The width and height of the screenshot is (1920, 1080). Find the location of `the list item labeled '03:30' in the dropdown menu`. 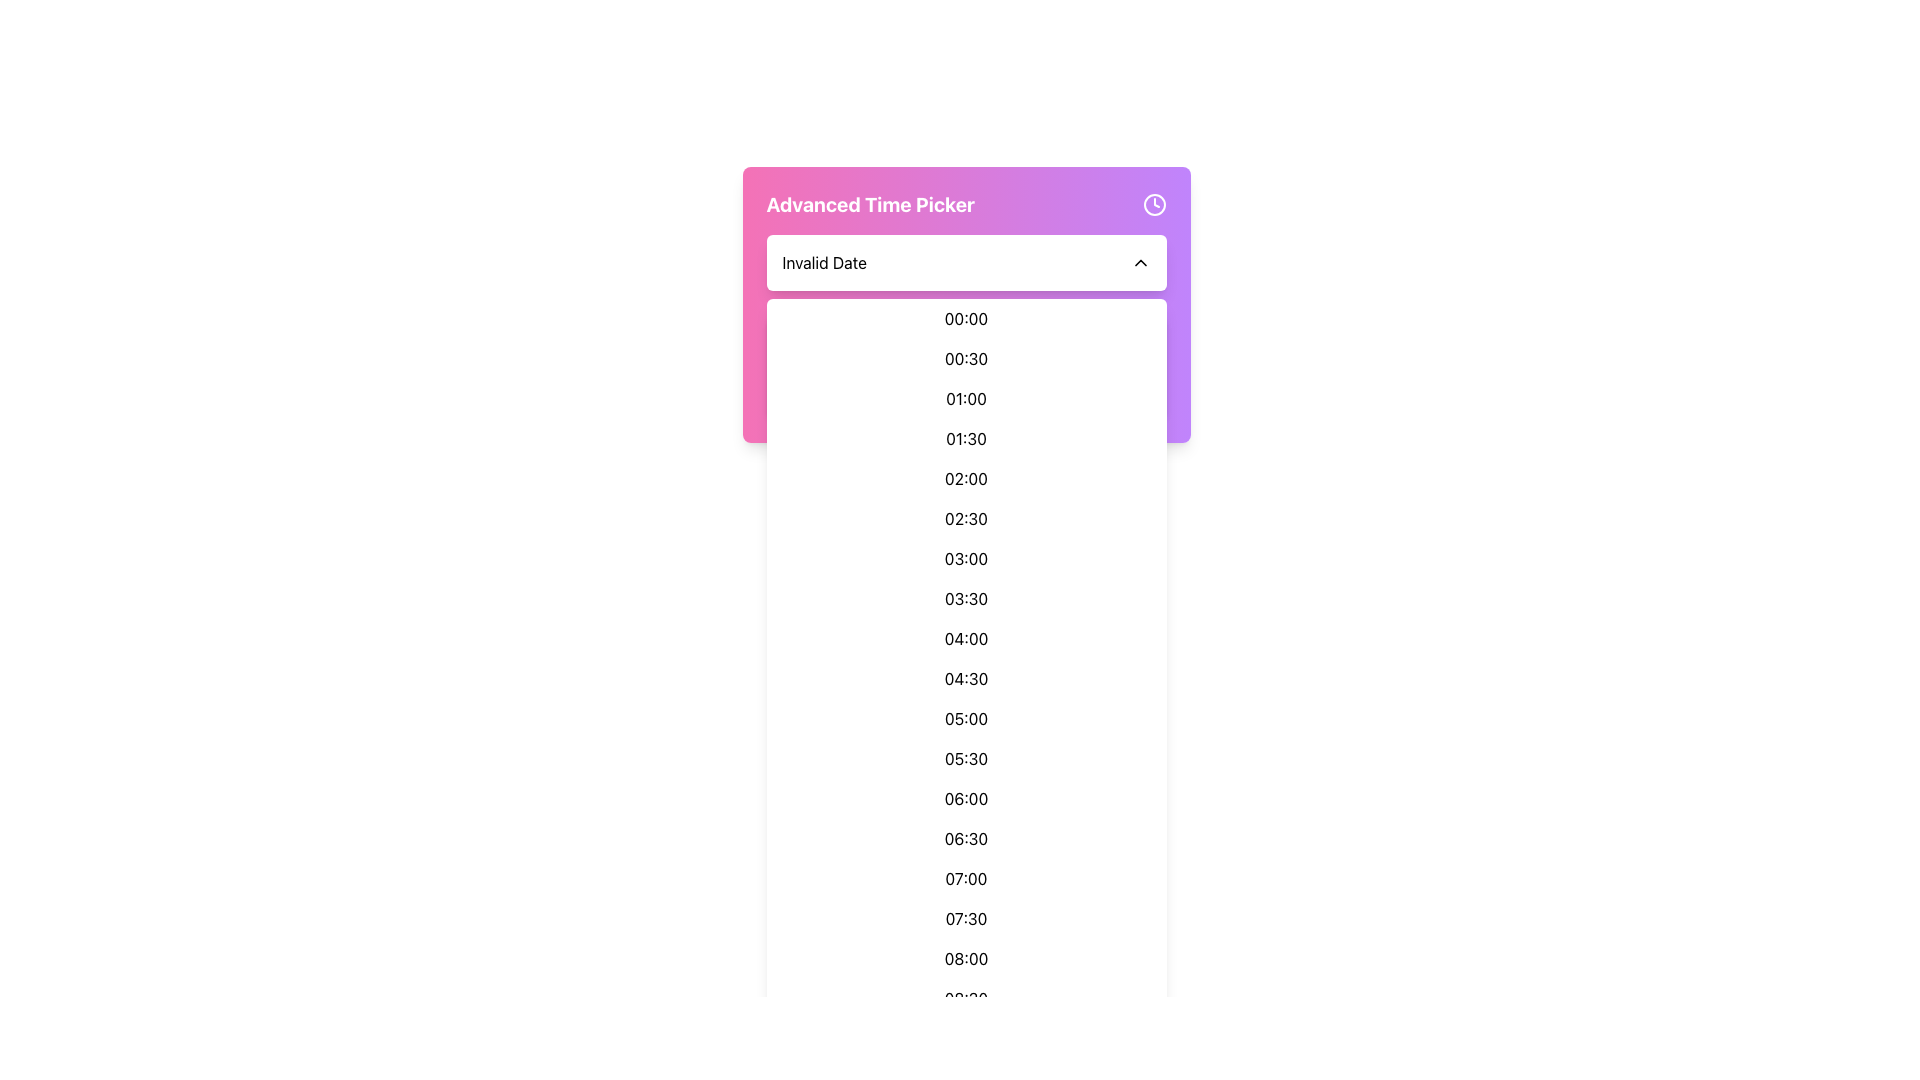

the list item labeled '03:30' in the dropdown menu is located at coordinates (966, 597).